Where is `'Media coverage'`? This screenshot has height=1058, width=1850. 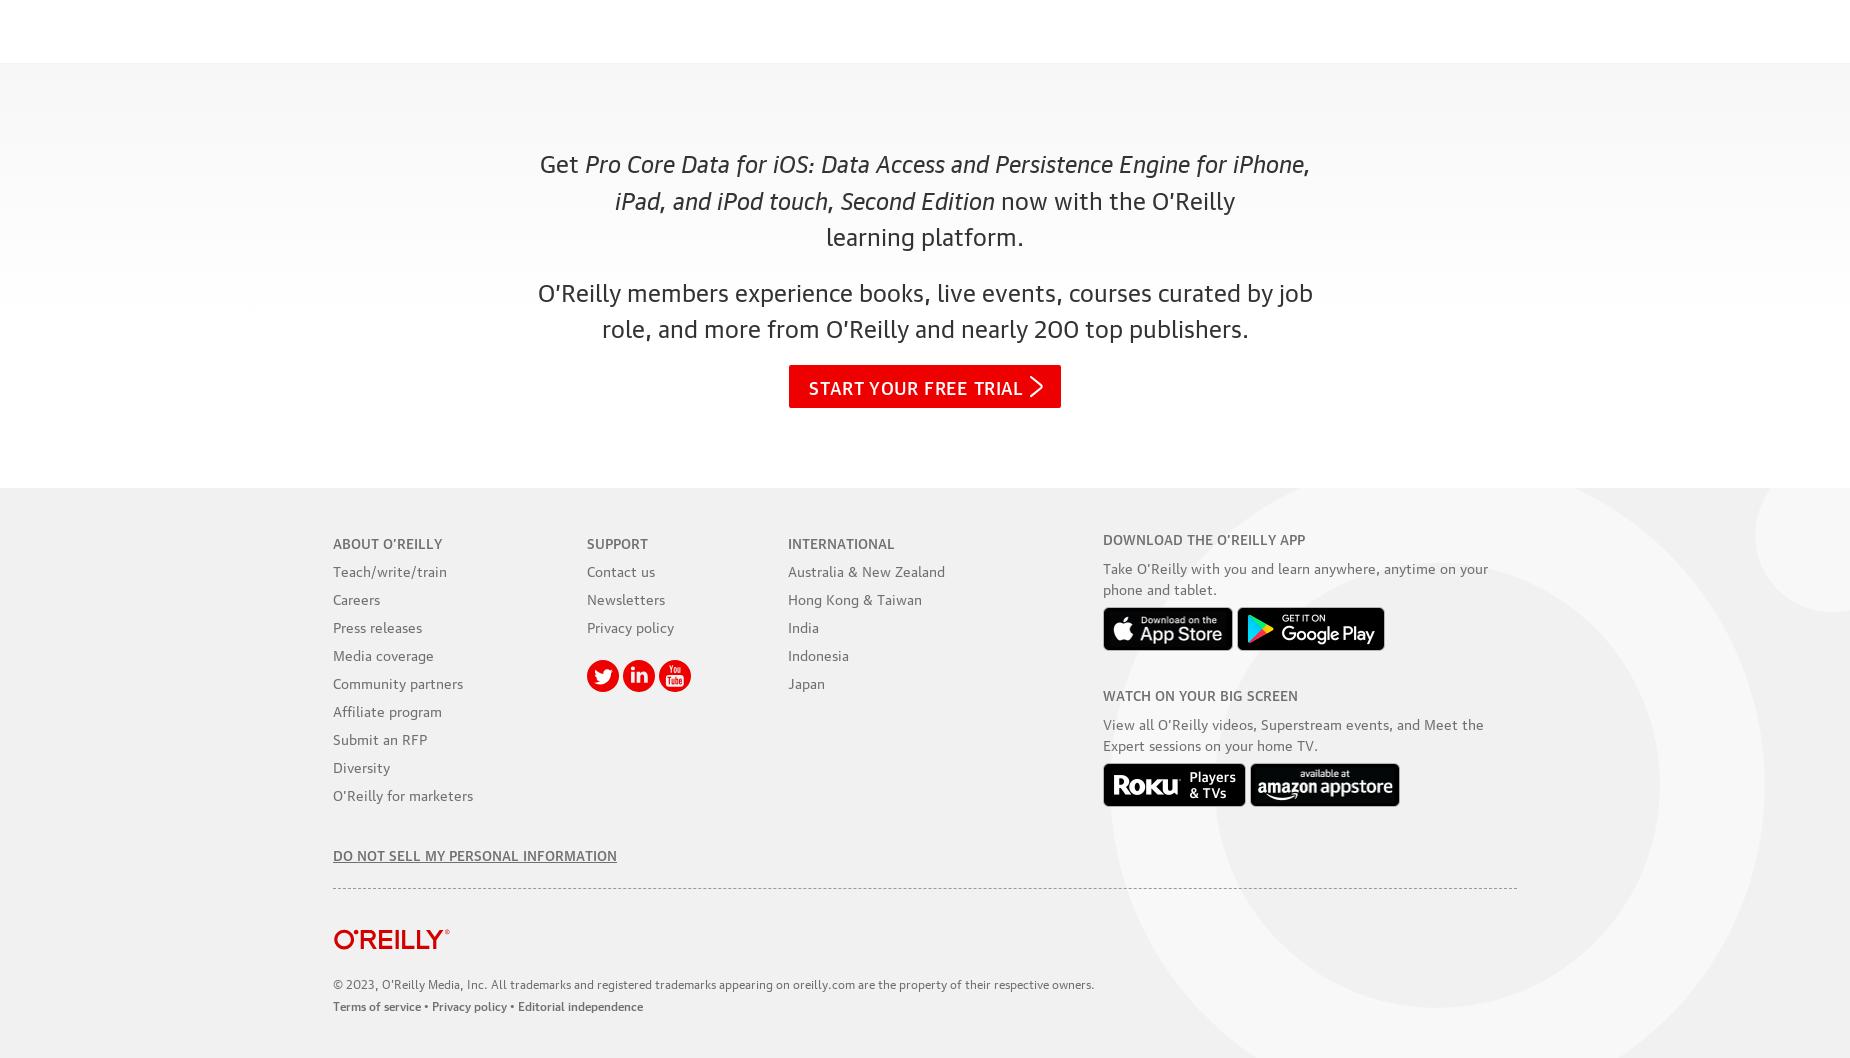
'Media coverage' is located at coordinates (382, 652).